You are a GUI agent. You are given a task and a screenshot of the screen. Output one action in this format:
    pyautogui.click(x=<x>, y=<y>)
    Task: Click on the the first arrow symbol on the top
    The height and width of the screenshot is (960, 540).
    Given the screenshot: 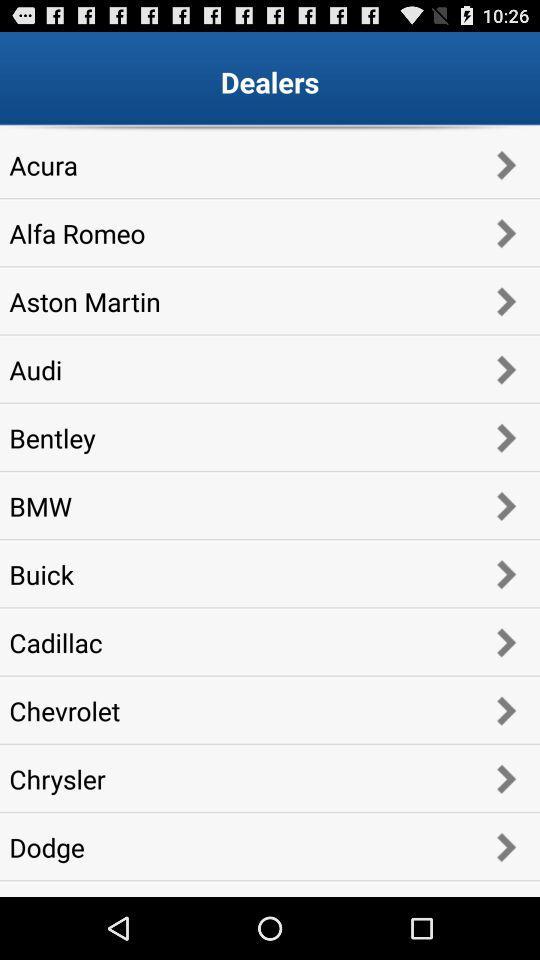 What is the action you would take?
    pyautogui.click(x=504, y=163)
    